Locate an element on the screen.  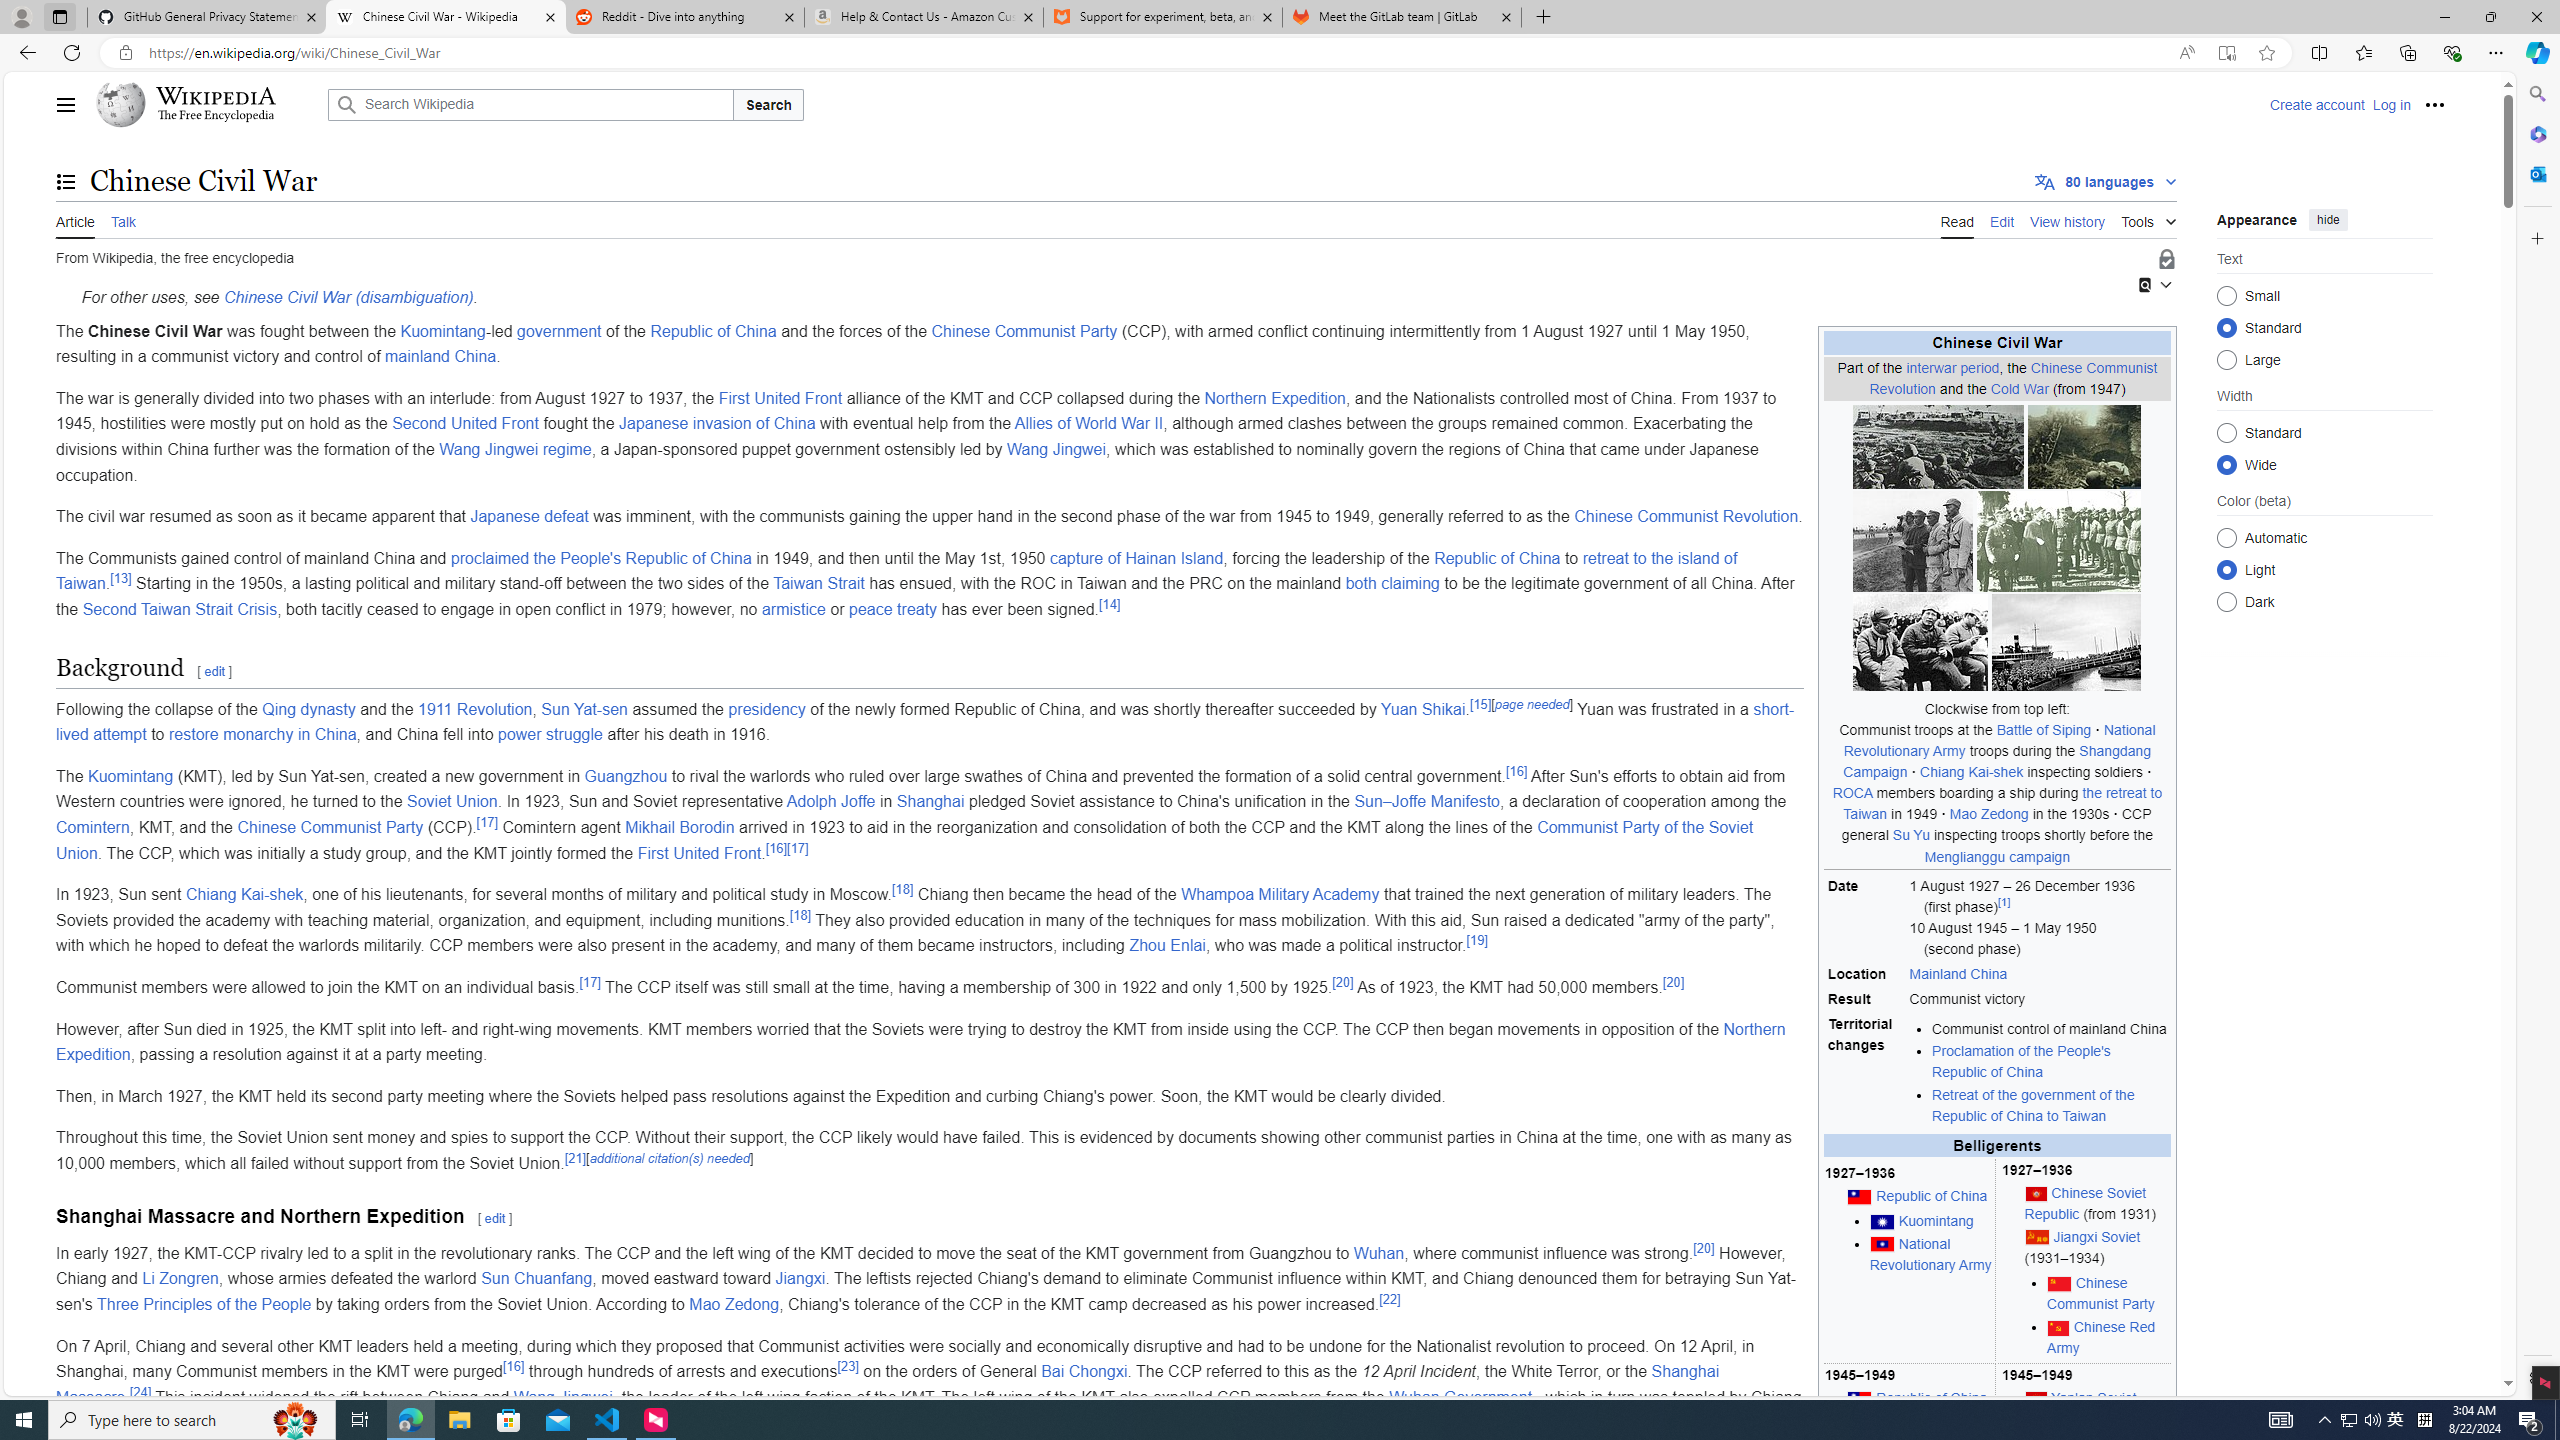
'Wikipedia The Free Encyclopedia' is located at coordinates (207, 104).